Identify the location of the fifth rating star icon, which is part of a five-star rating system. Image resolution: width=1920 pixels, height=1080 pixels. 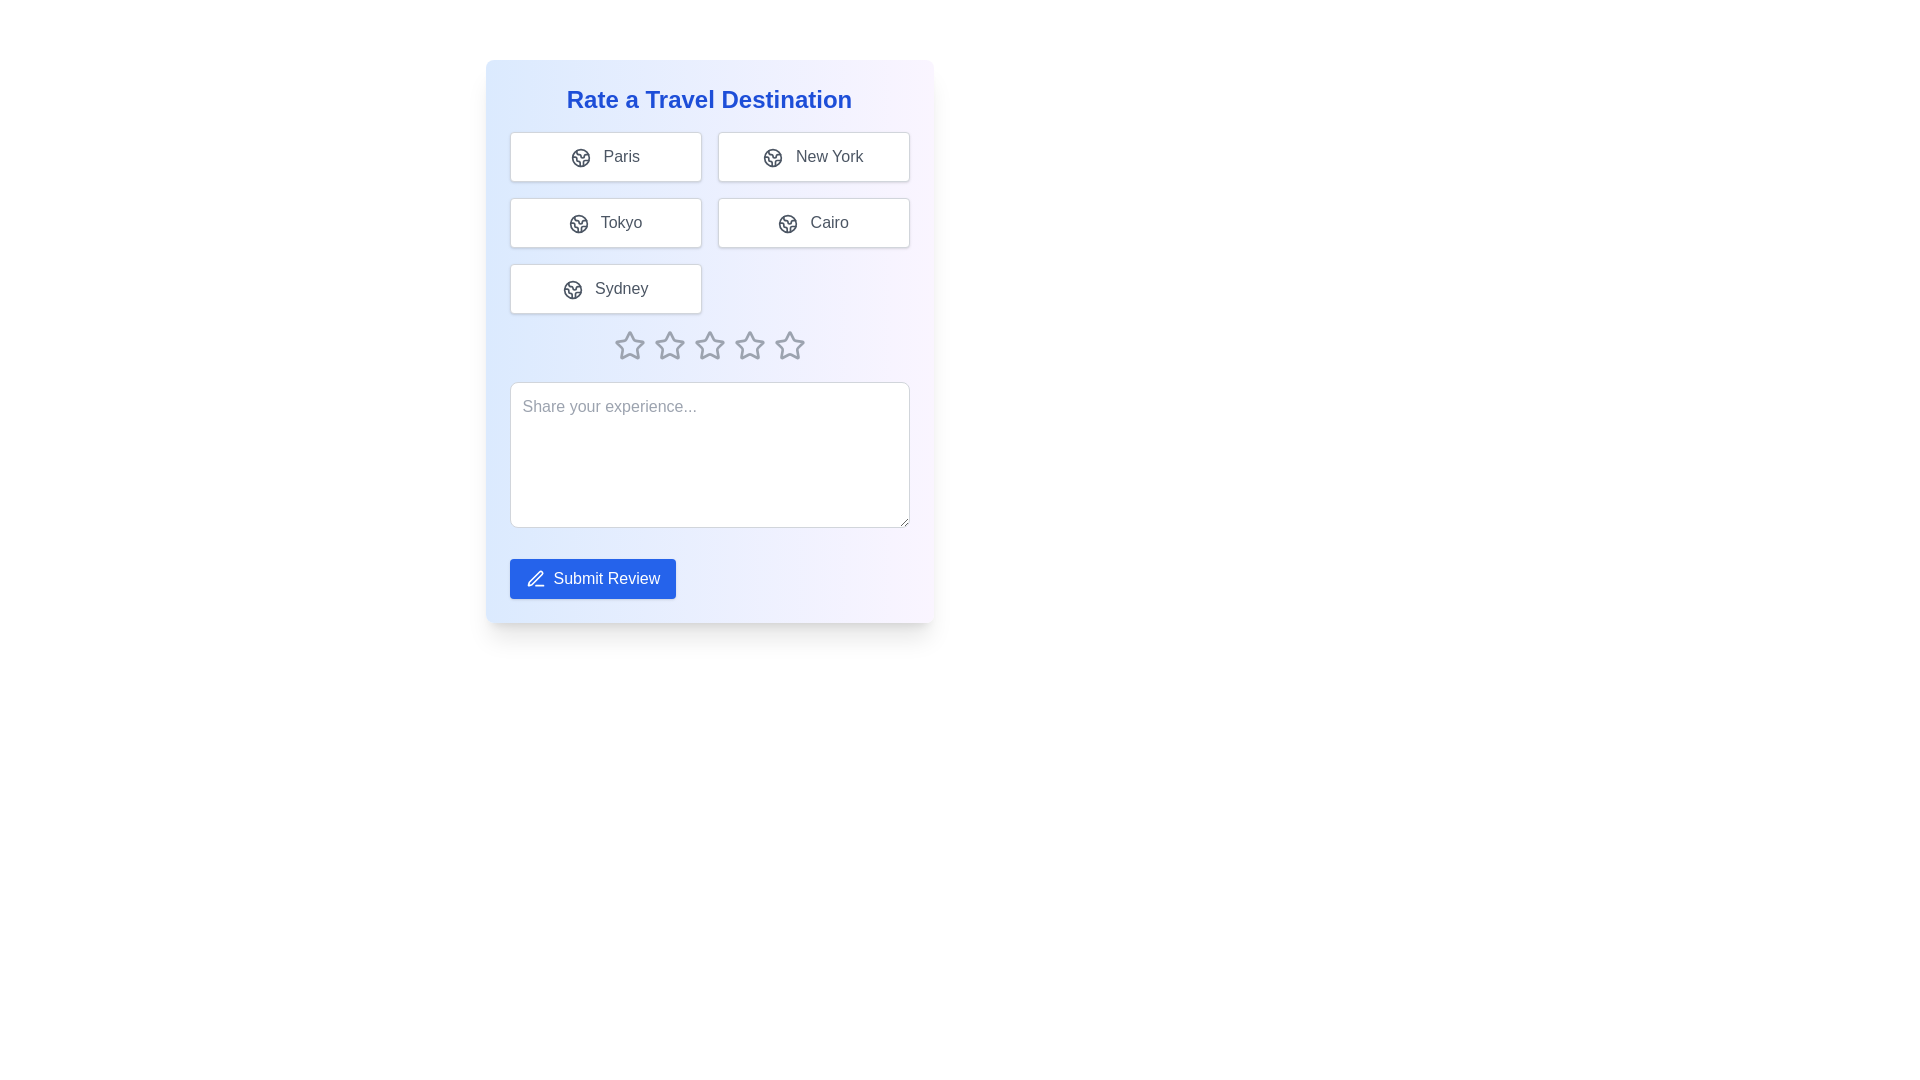
(788, 344).